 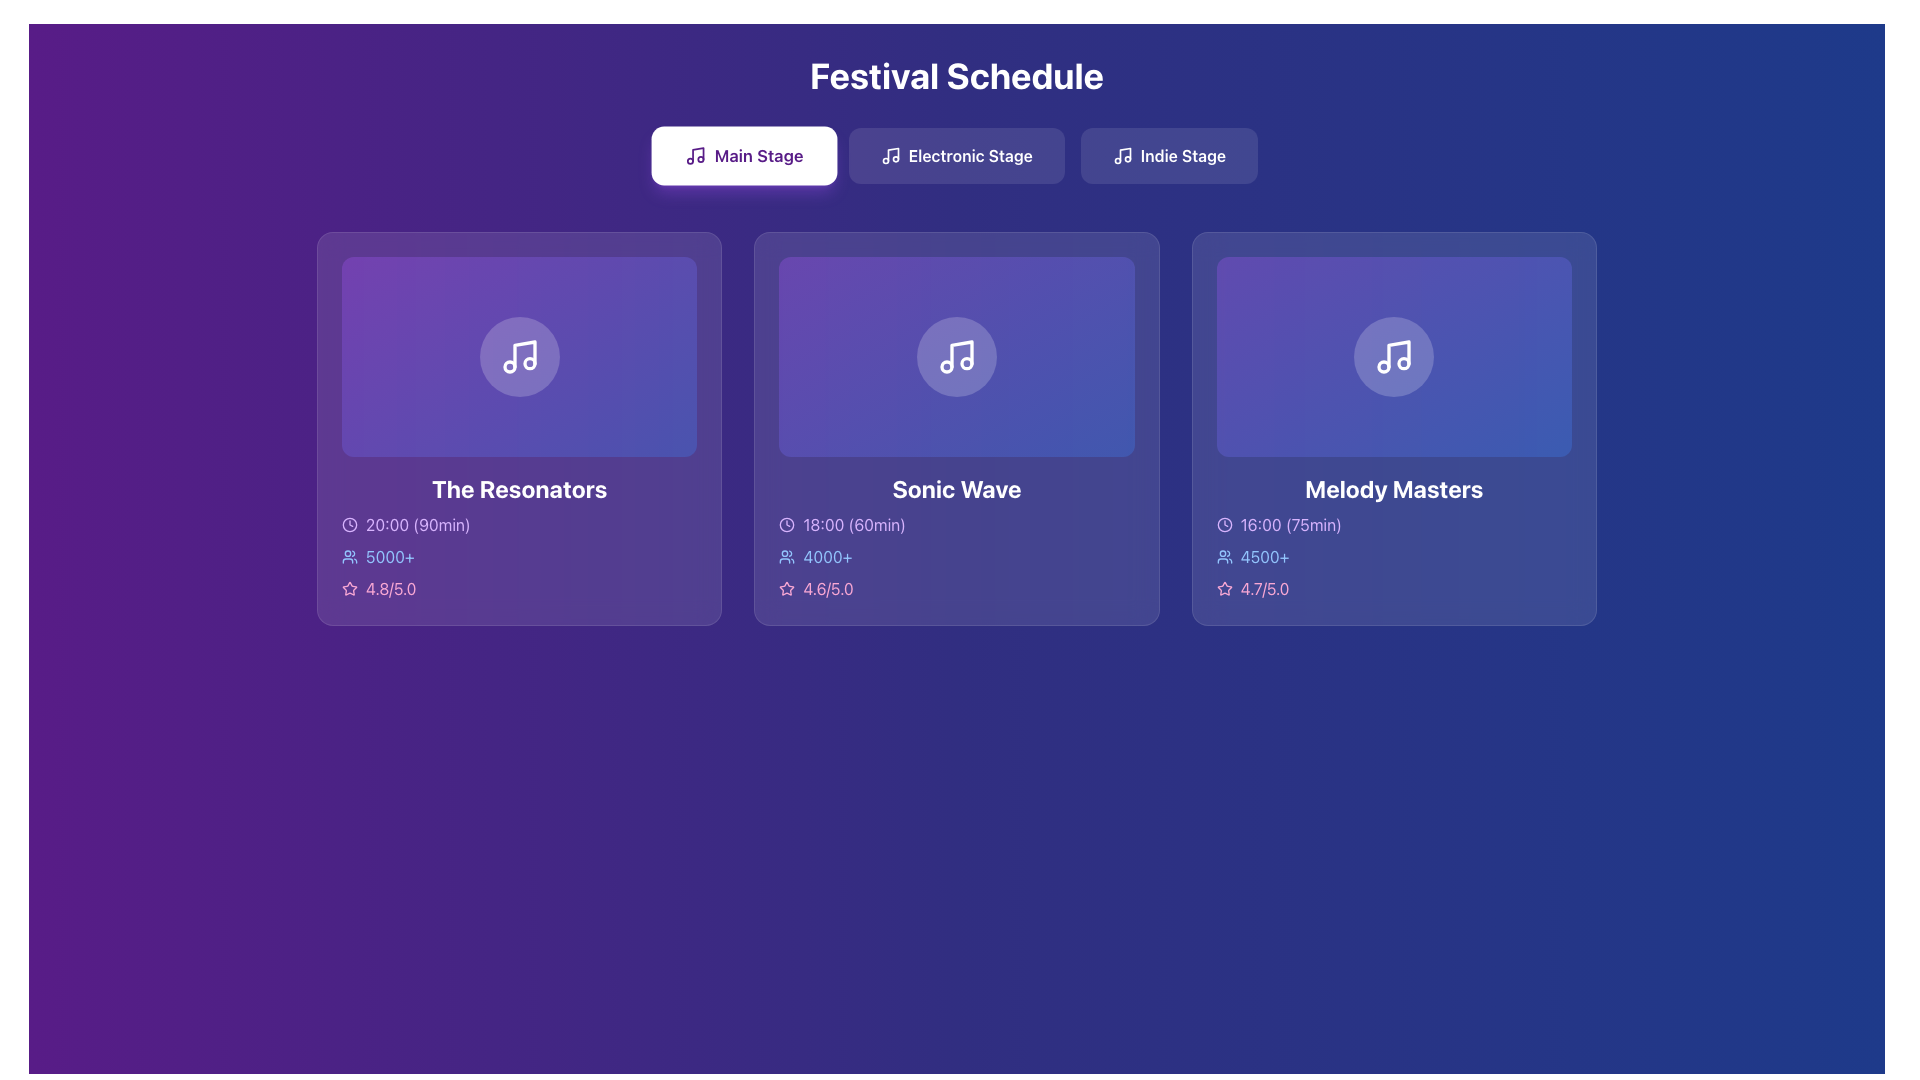 I want to click on the small blue wireframe icon resembling a group of people, located to the left of the text '4500+' in the third concert card labeled 'Melody Masters', so click(x=1223, y=556).